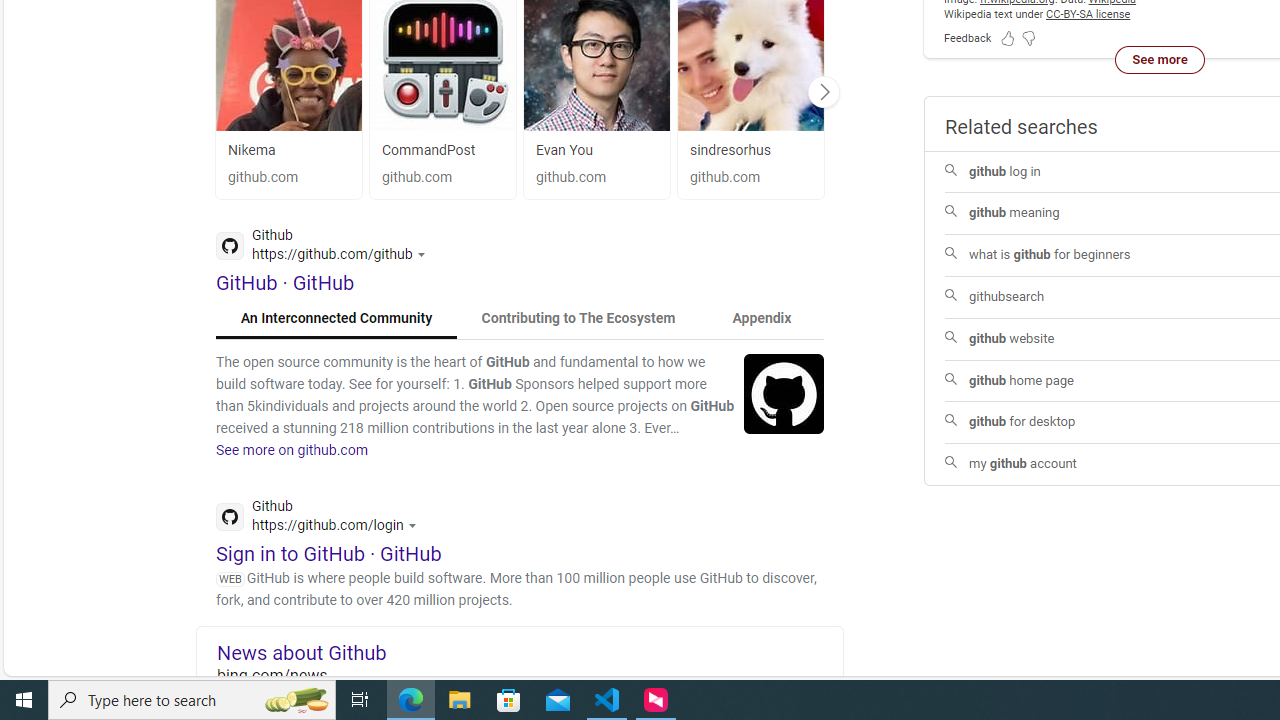 The width and height of the screenshot is (1280, 720). Describe the element at coordinates (749, 149) in the screenshot. I see `'sindresorhus'` at that location.